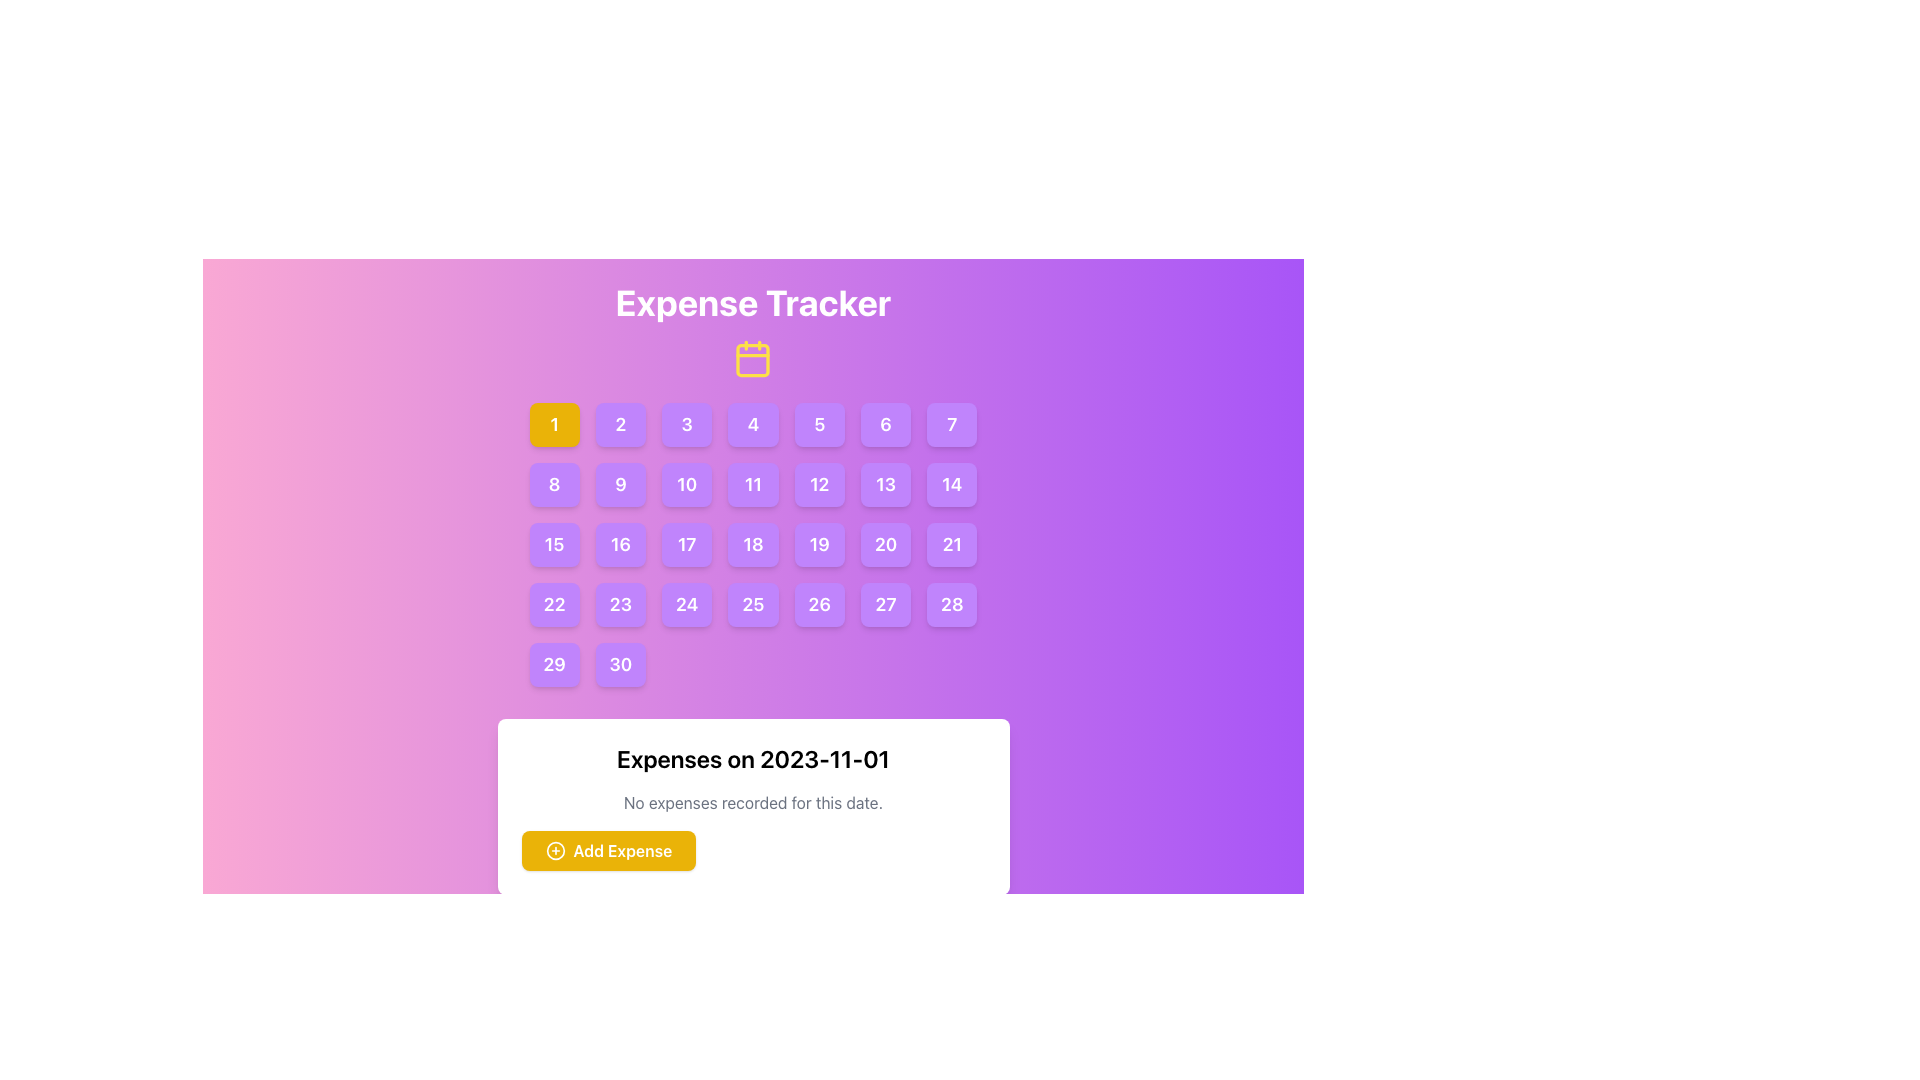 This screenshot has width=1920, height=1080. Describe the element at coordinates (752, 485) in the screenshot. I see `the interactive button for the 11th date in the calendar grid located in the fourth row and third column` at that location.